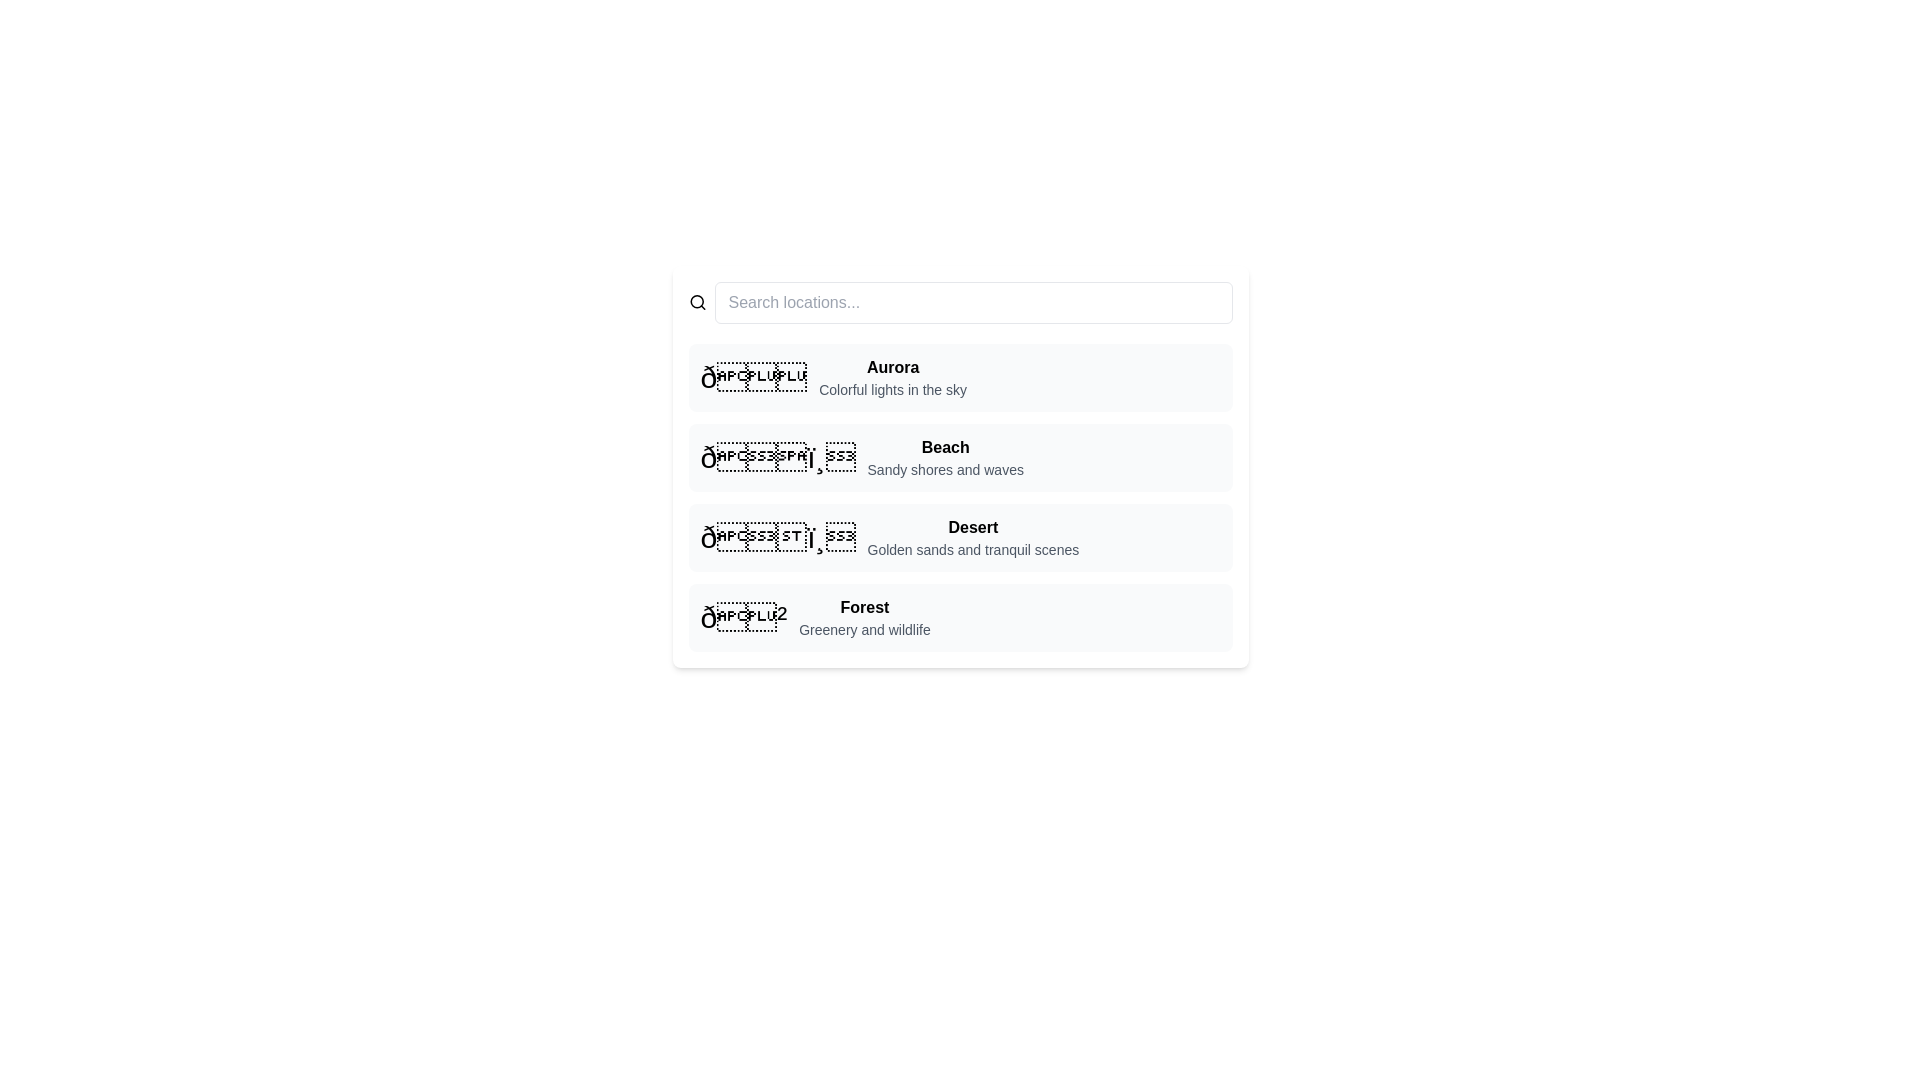  What do you see at coordinates (864, 628) in the screenshot?
I see `the descriptive text label located directly below the 'Forest' title within the fourth item of the list` at bounding box center [864, 628].